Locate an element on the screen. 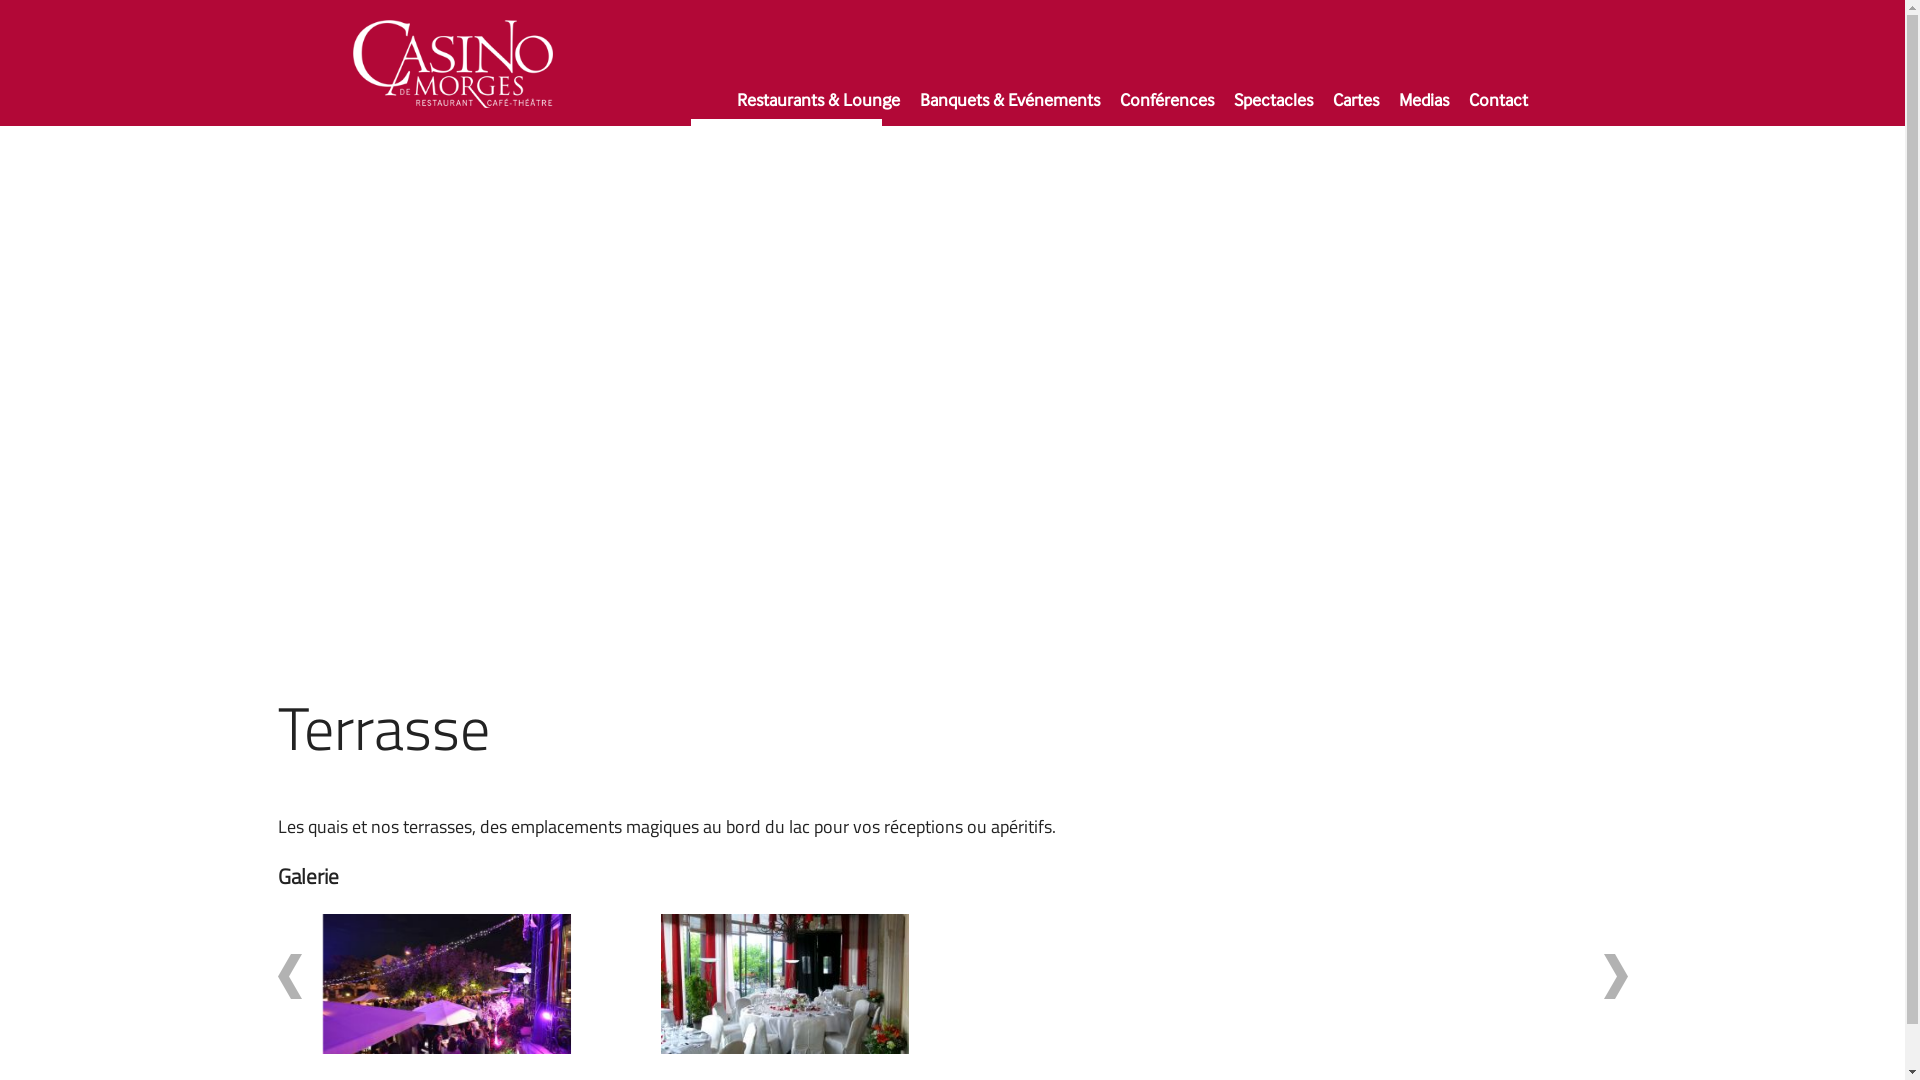 This screenshot has height=1080, width=1920. 'Cartes' is located at coordinates (1356, 108).